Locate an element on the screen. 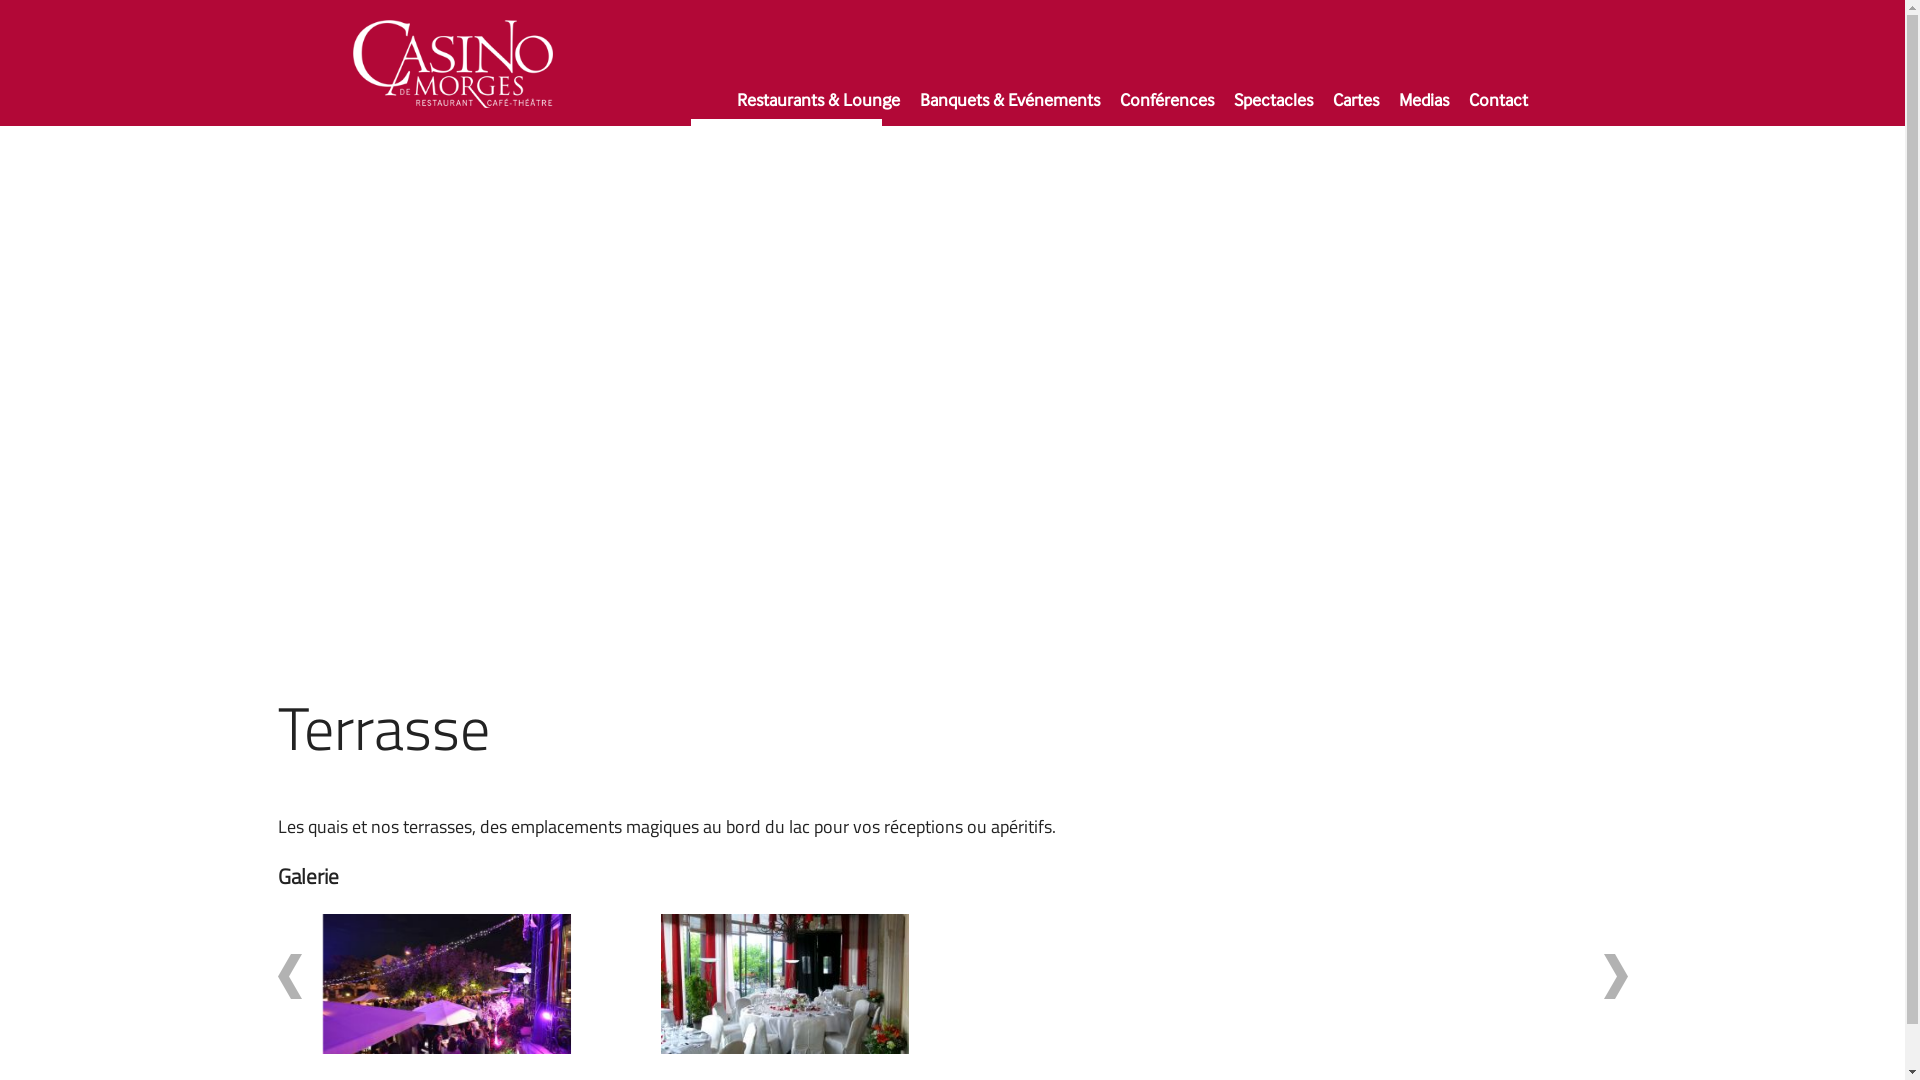 This screenshot has height=1080, width=1920. 'Cartes' is located at coordinates (1356, 108).